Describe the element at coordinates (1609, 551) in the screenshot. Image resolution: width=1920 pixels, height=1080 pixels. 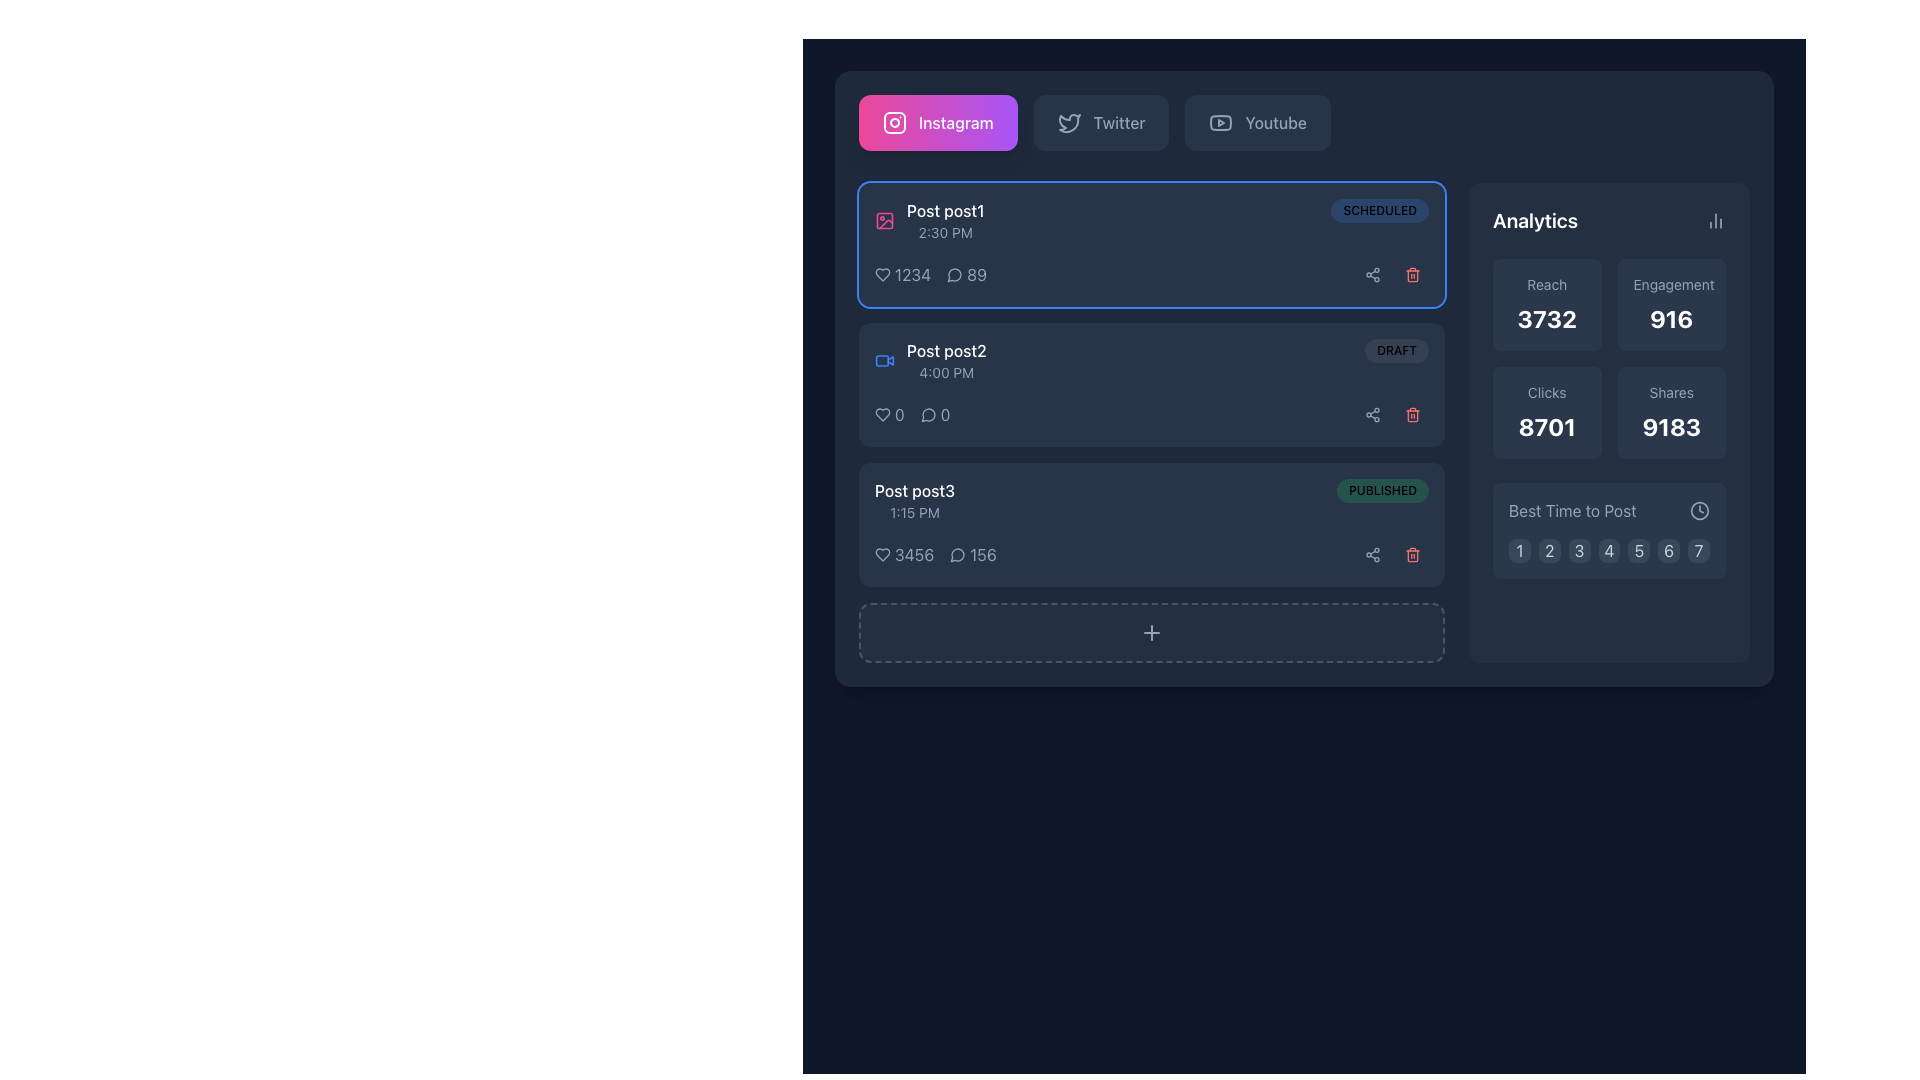
I see `the fourth button in a horizontal sequence of seven buttons under the label 'Best Time to Post'` at that location.